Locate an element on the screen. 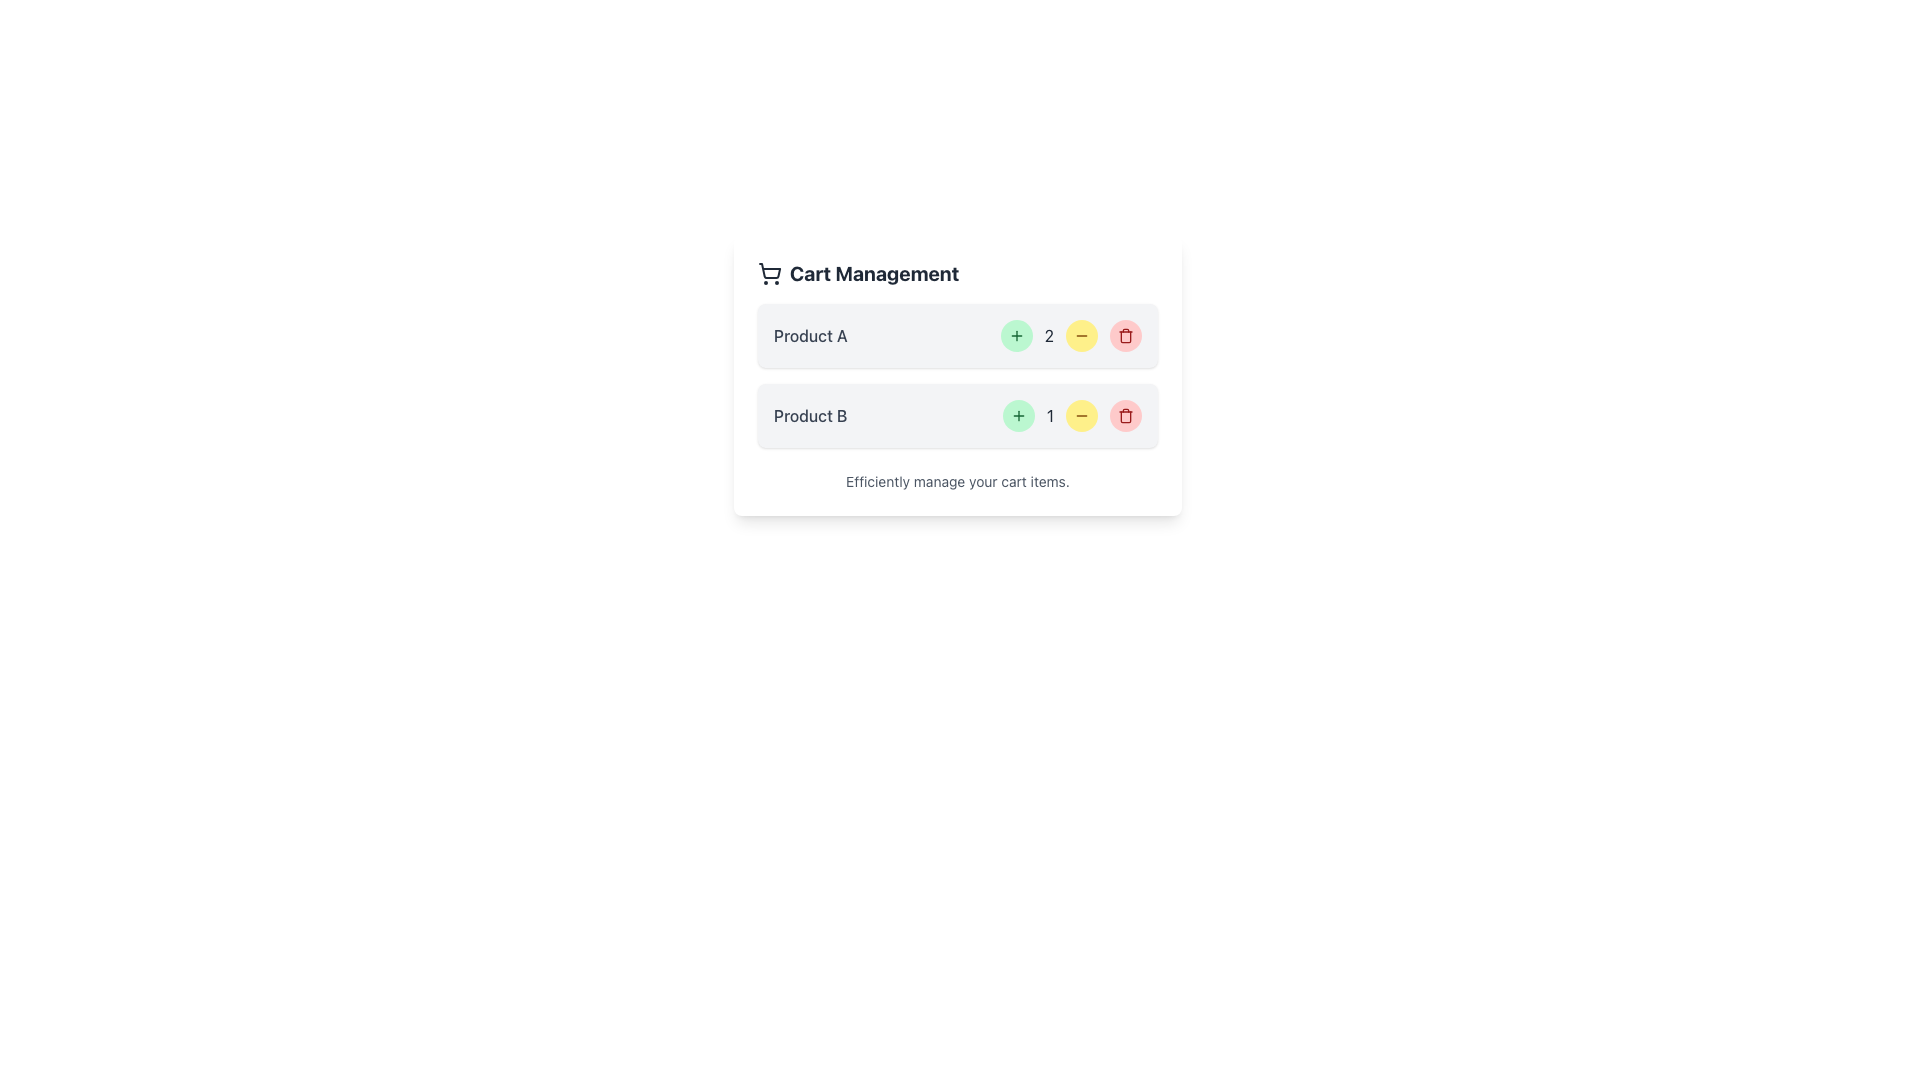 The width and height of the screenshot is (1920, 1080). the circular button with a yellow background and minus sign icon, positioned between a number display and a red delete button is located at coordinates (1080, 334).